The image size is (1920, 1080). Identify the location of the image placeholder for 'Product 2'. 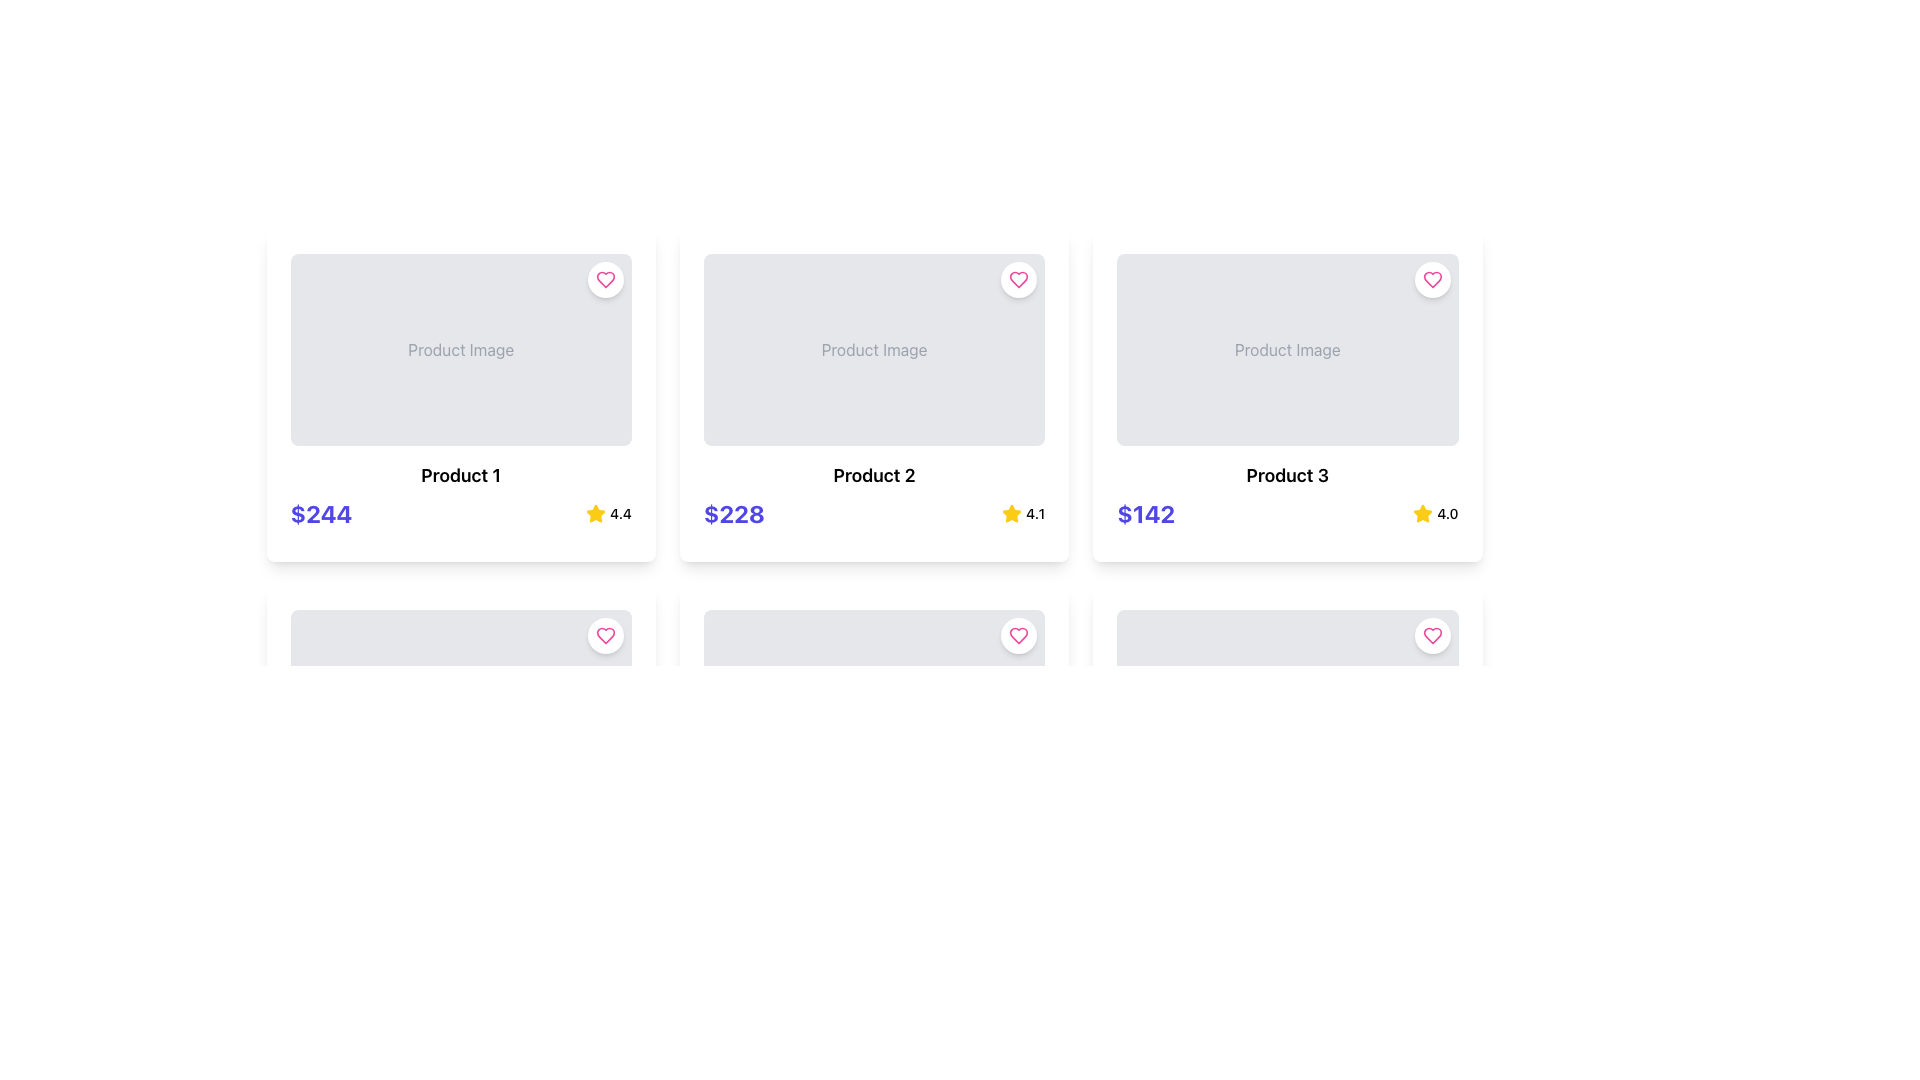
(874, 349).